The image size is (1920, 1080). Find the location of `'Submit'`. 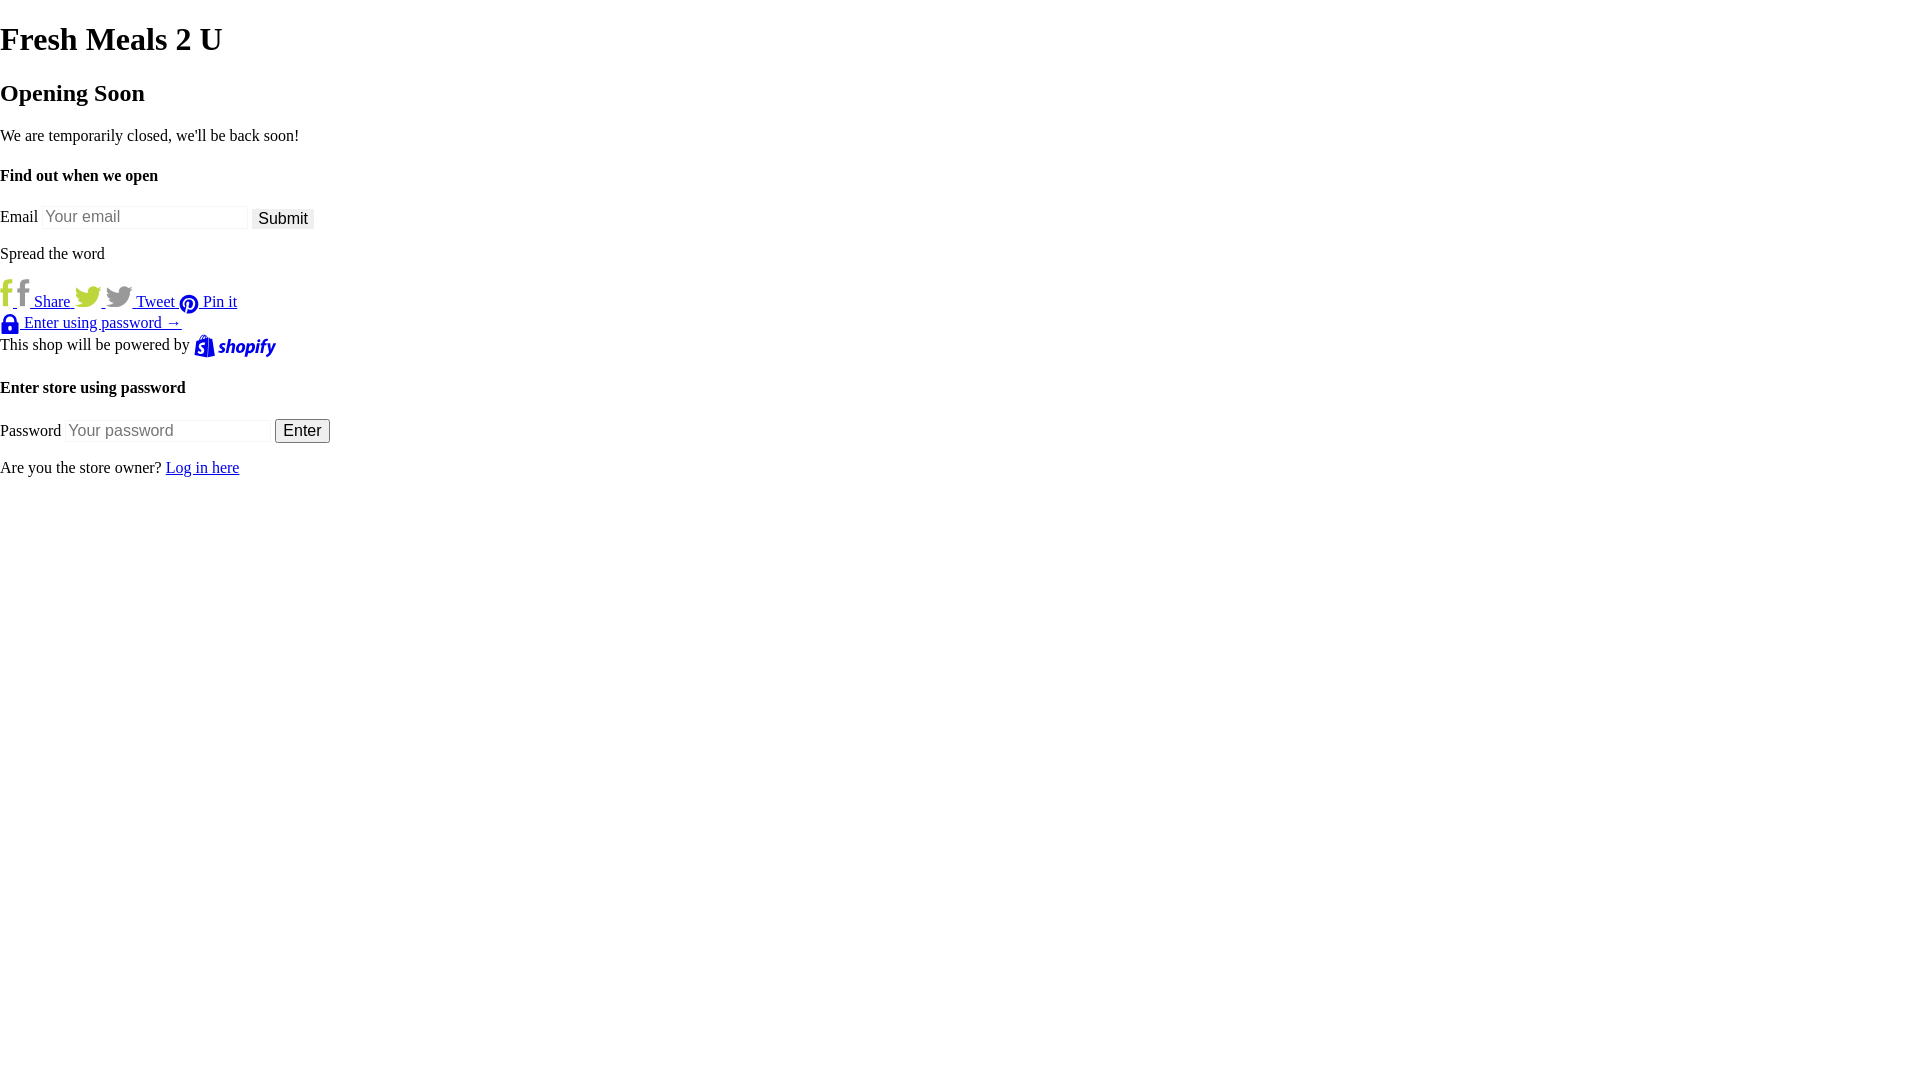

'Submit' is located at coordinates (282, 219).